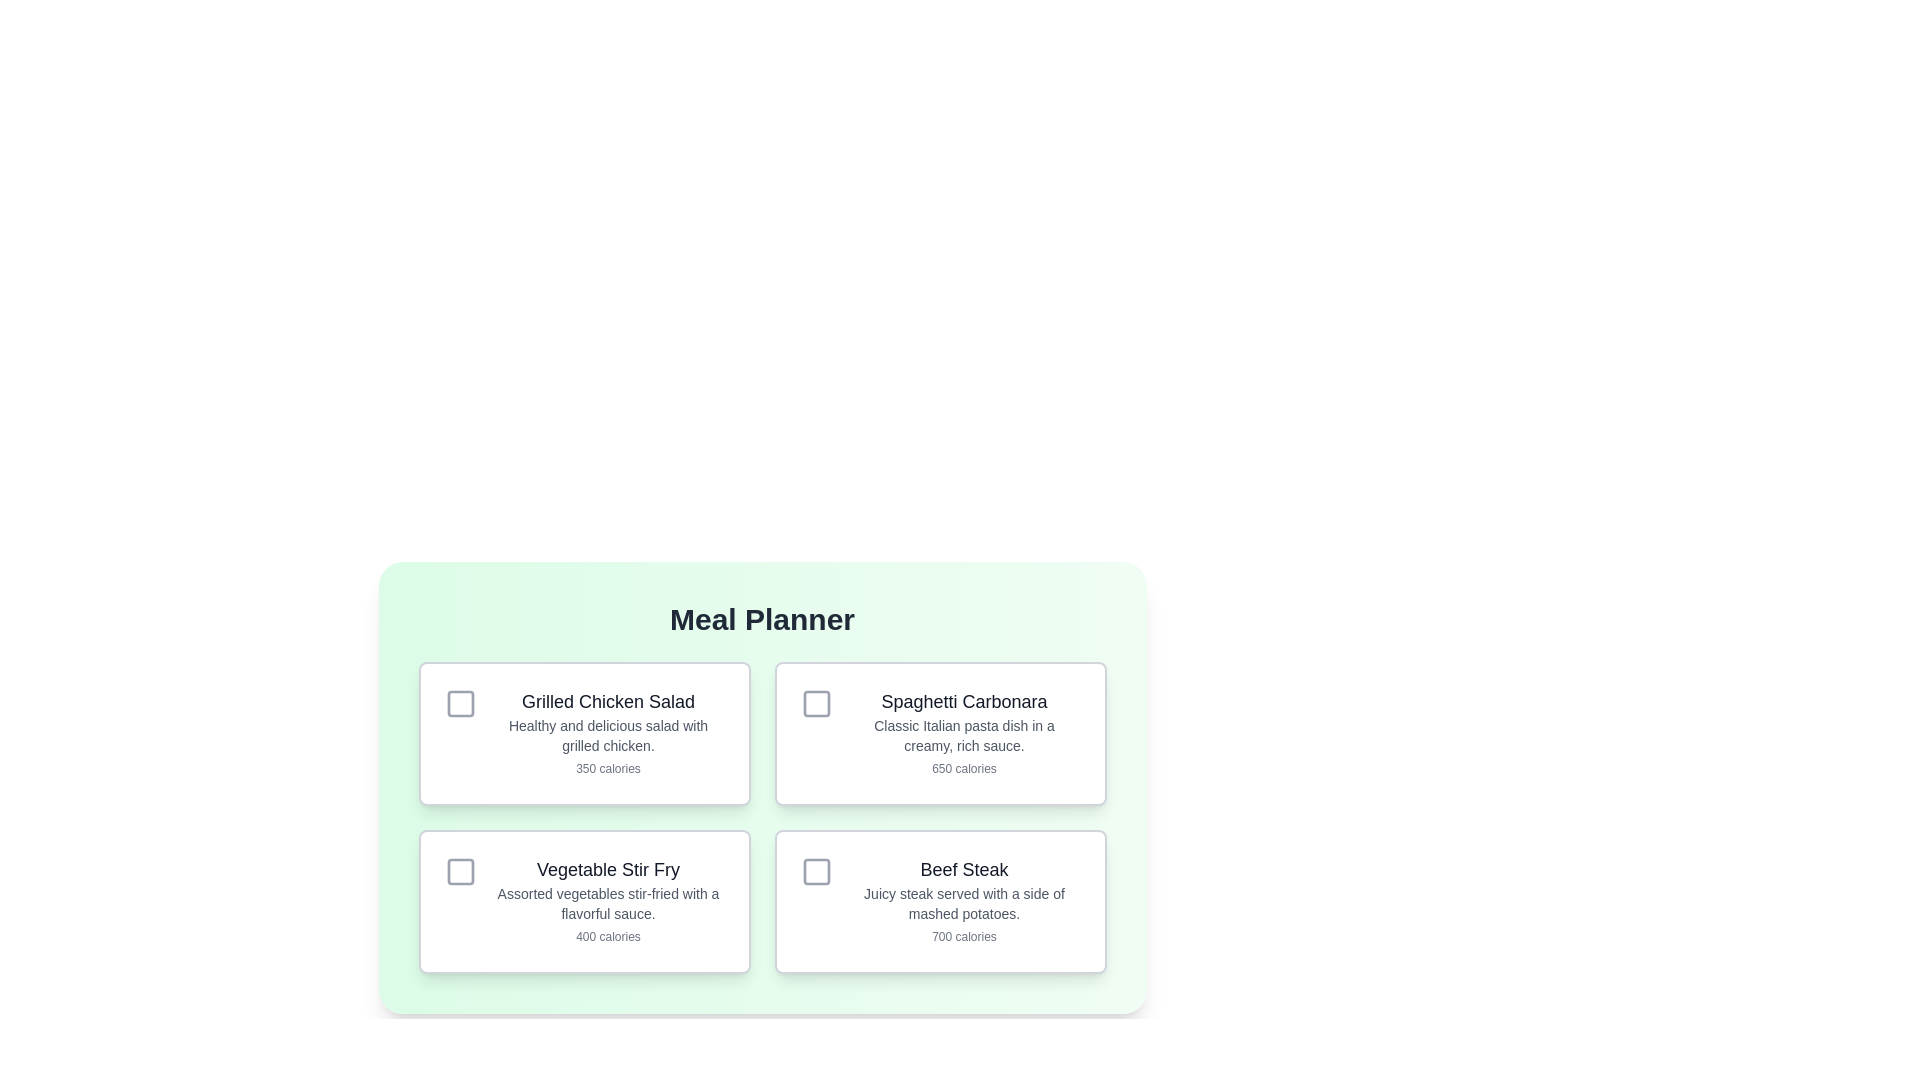 The width and height of the screenshot is (1920, 1080). Describe the element at coordinates (607, 701) in the screenshot. I see `the text label 'Grilled Chicken Salad', which is styled in a large, bold font and located at the top of the first card in the Meal Planner section` at that location.